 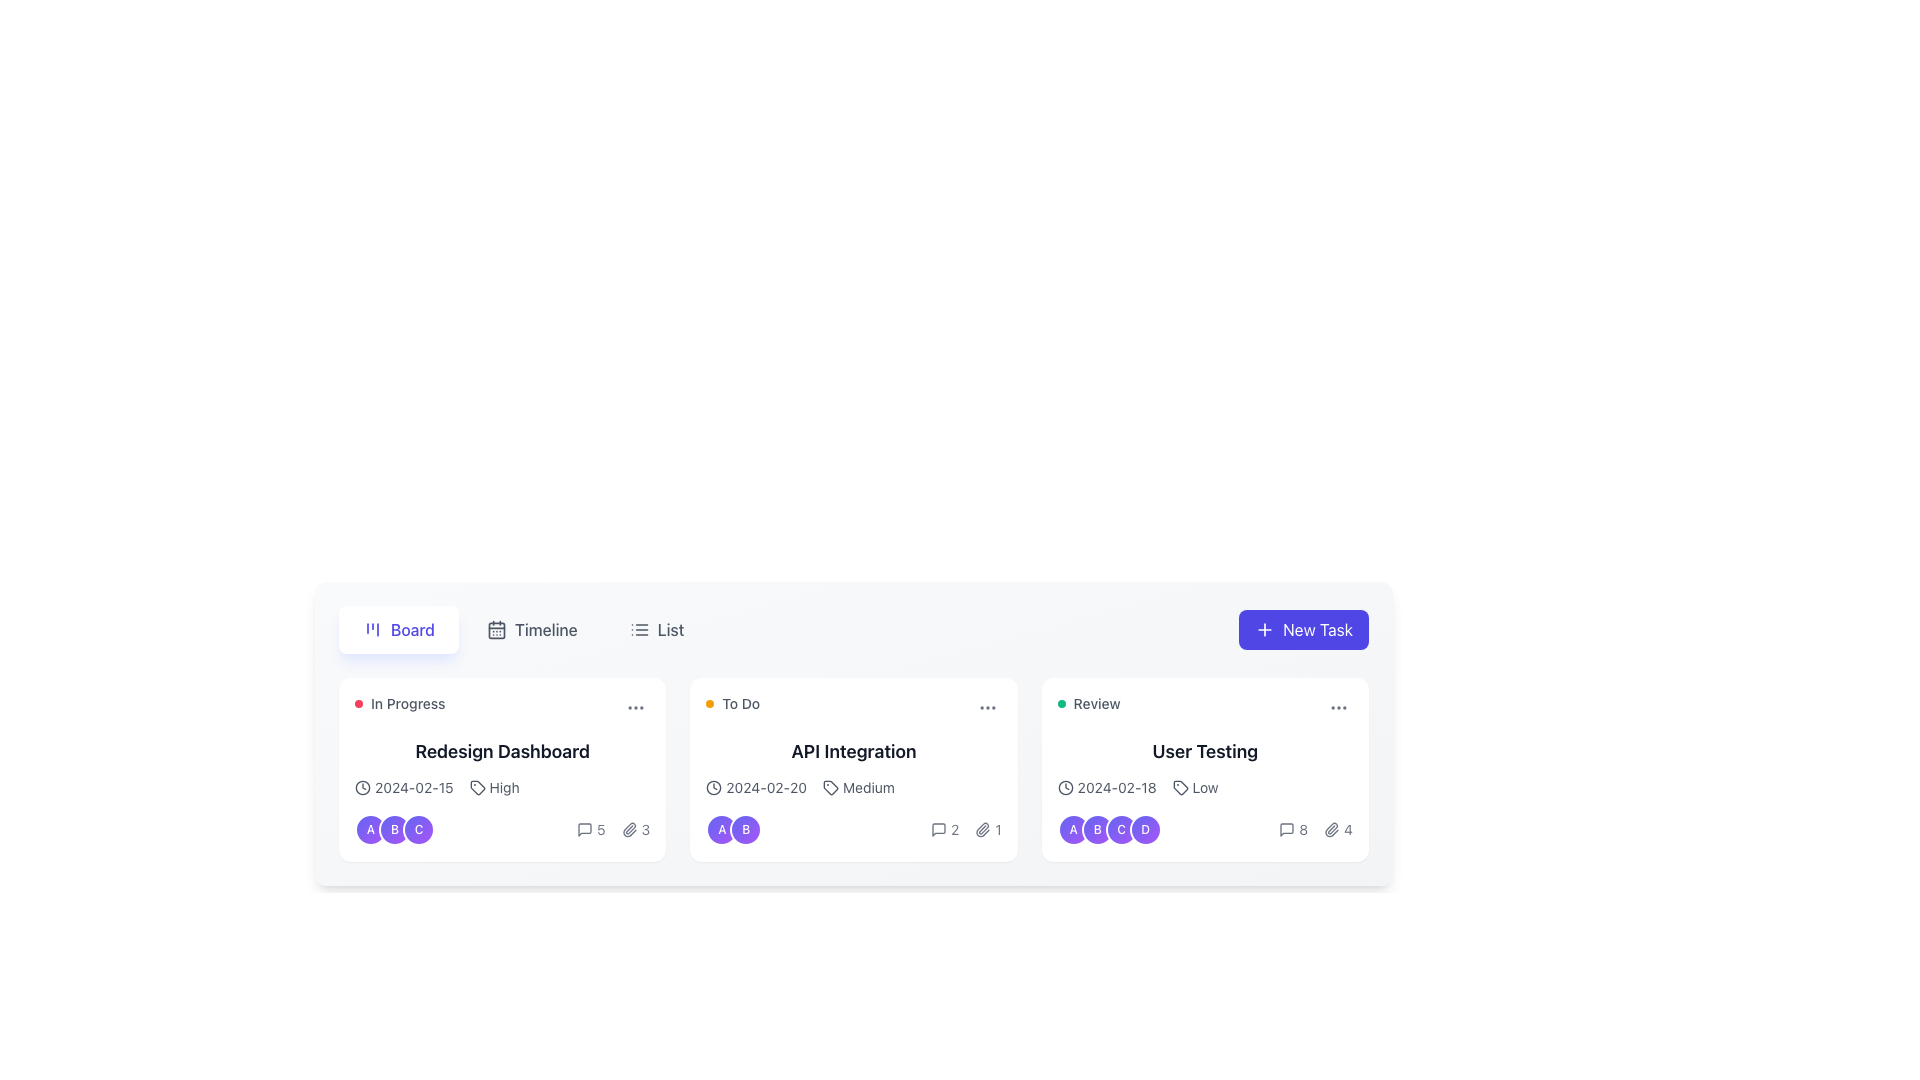 What do you see at coordinates (612, 829) in the screenshot?
I see `the numeric text label '53', which is styled in gray and located to the right of the paperclip icon in the lower section of the first card titled 'Redesign Dashboard', if interactive options are present nearby` at bounding box center [612, 829].